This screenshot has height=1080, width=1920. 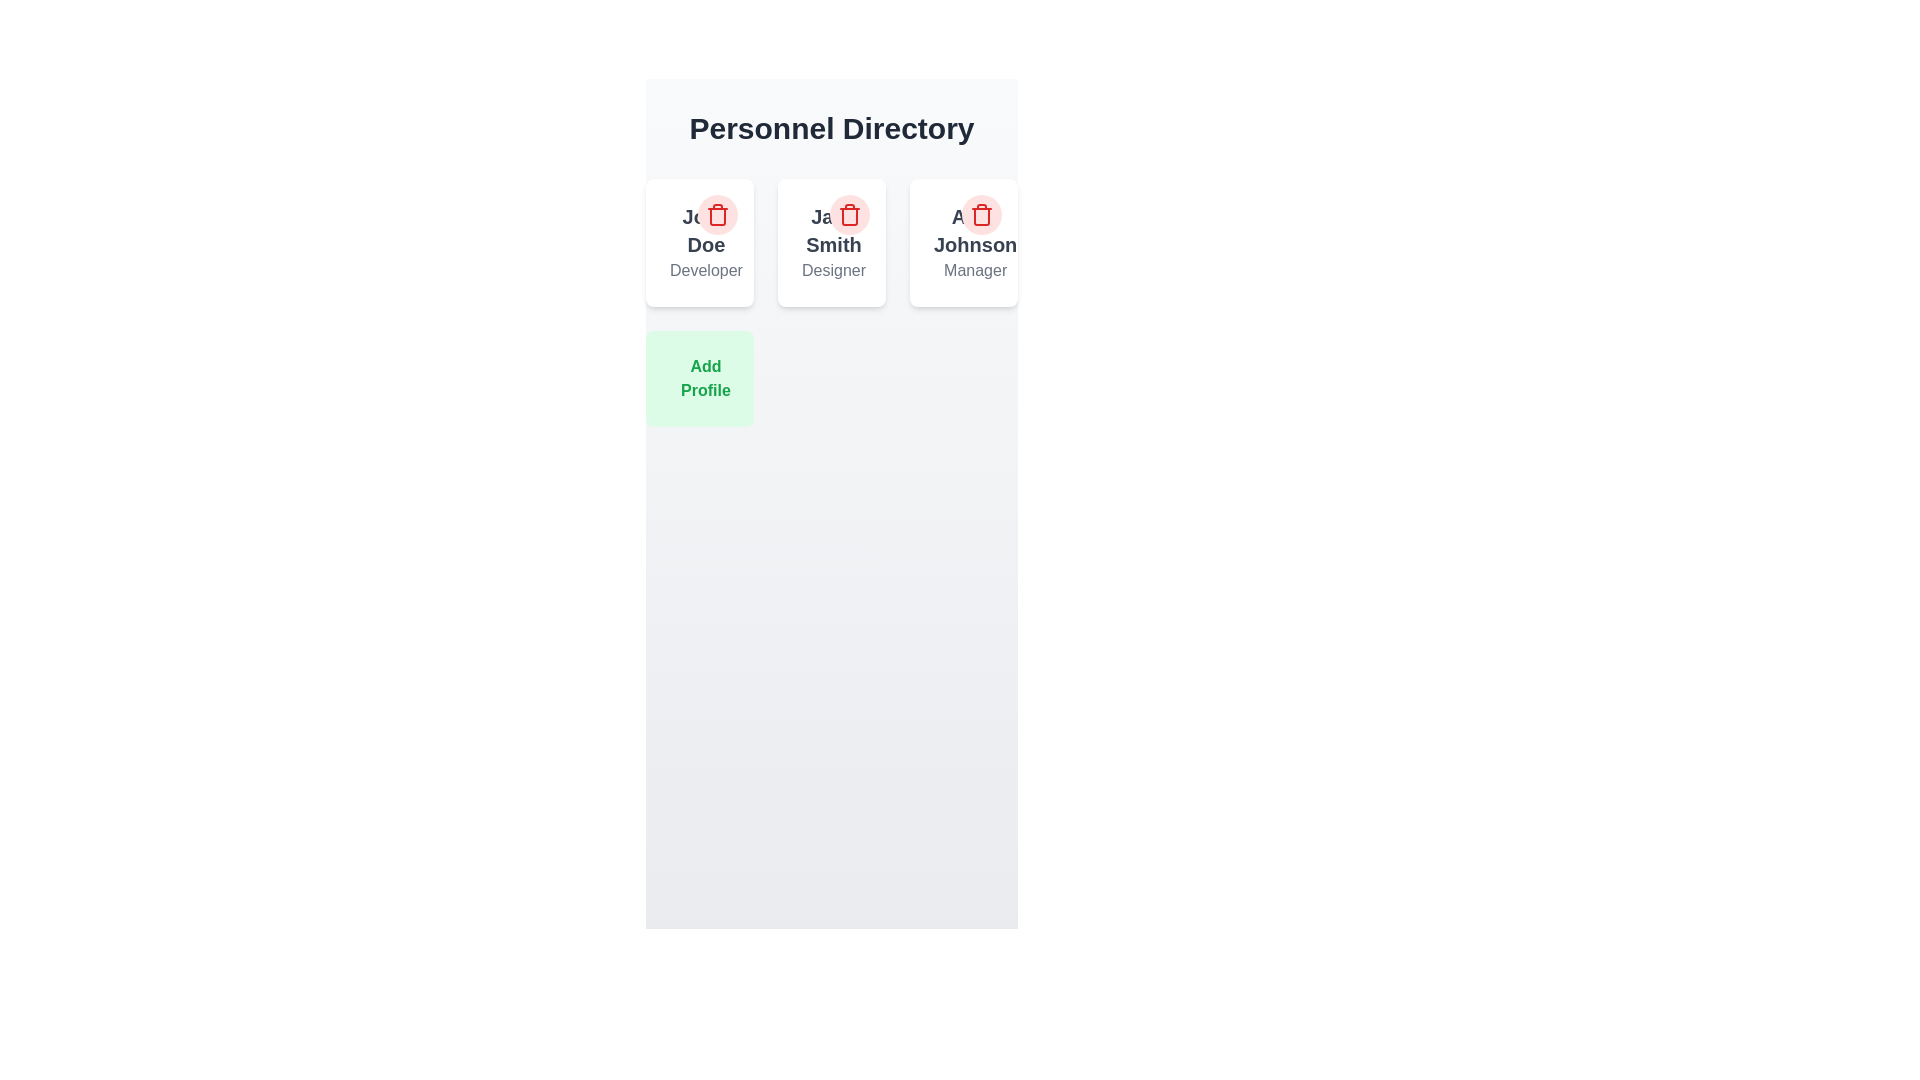 I want to click on the delete button located in the top-right corner of Alice Johnson's profile card, so click(x=982, y=215).